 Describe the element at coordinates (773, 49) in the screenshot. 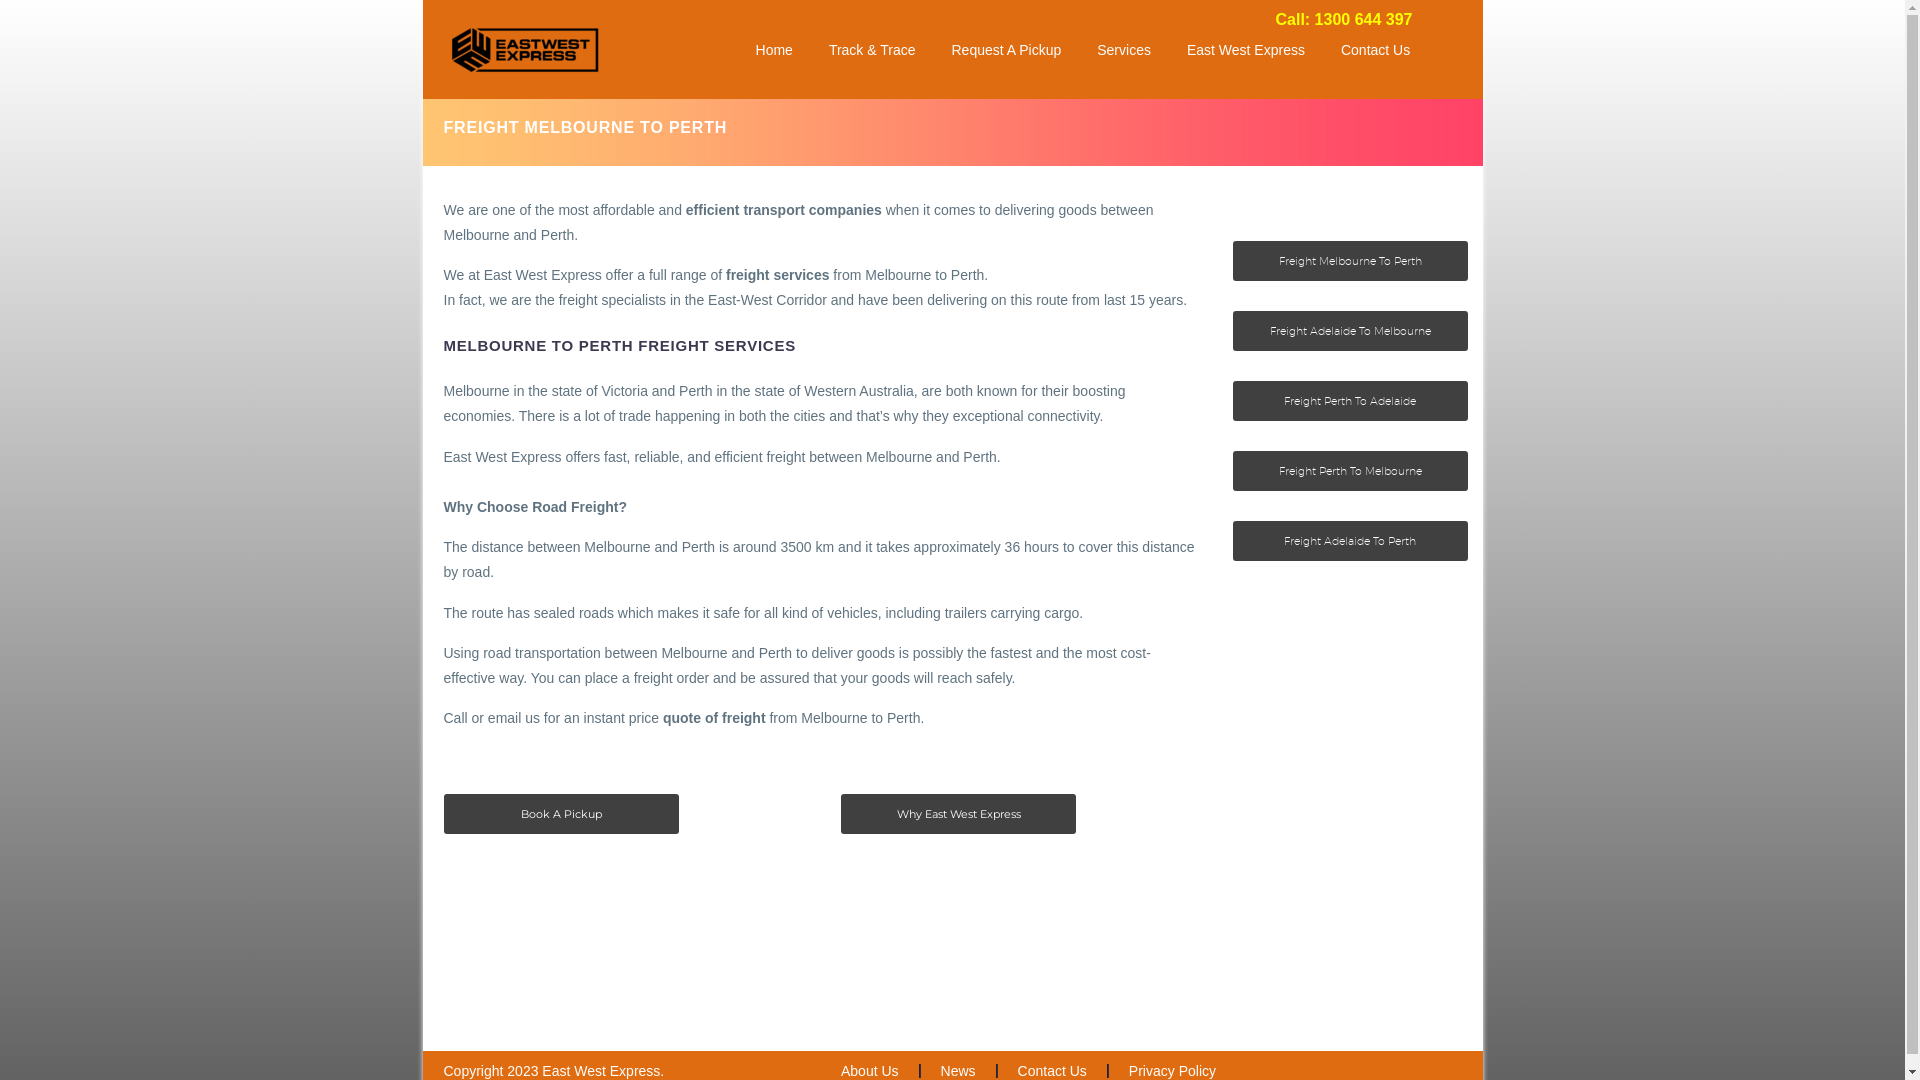

I see `'Home'` at that location.